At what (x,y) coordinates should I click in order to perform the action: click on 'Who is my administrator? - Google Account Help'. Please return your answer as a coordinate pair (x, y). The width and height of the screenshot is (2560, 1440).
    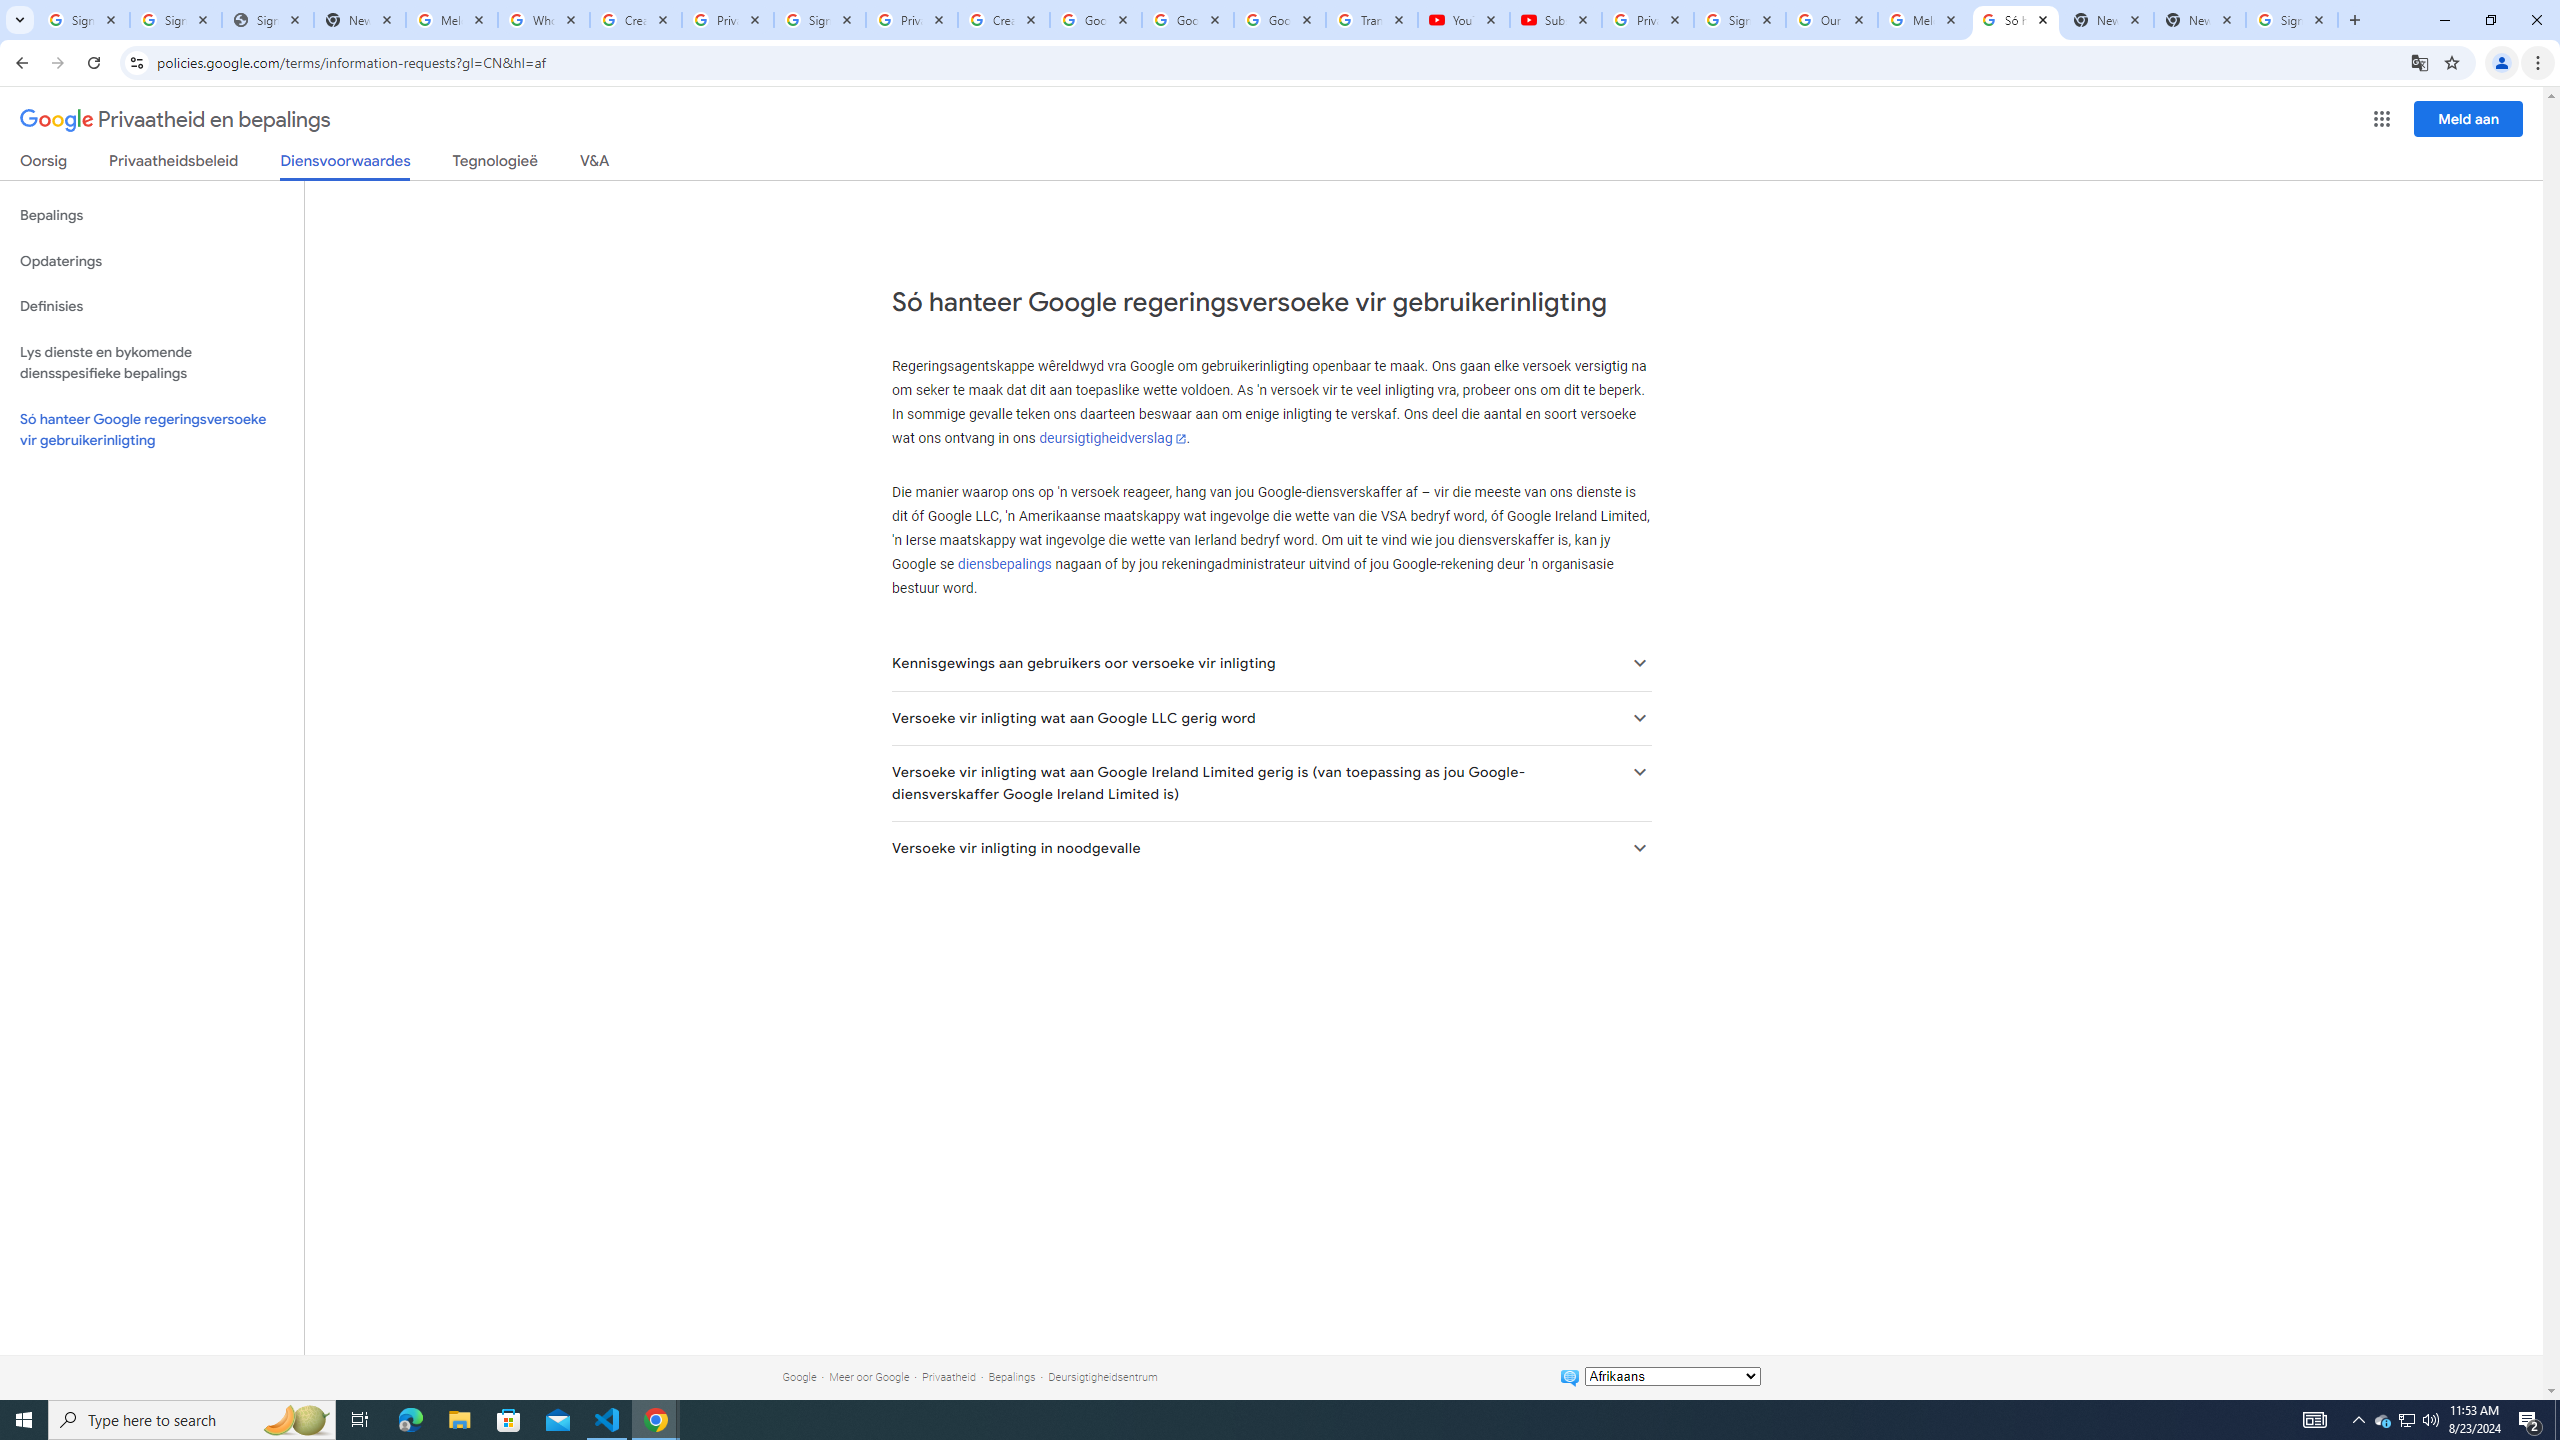
    Looking at the image, I should click on (543, 19).